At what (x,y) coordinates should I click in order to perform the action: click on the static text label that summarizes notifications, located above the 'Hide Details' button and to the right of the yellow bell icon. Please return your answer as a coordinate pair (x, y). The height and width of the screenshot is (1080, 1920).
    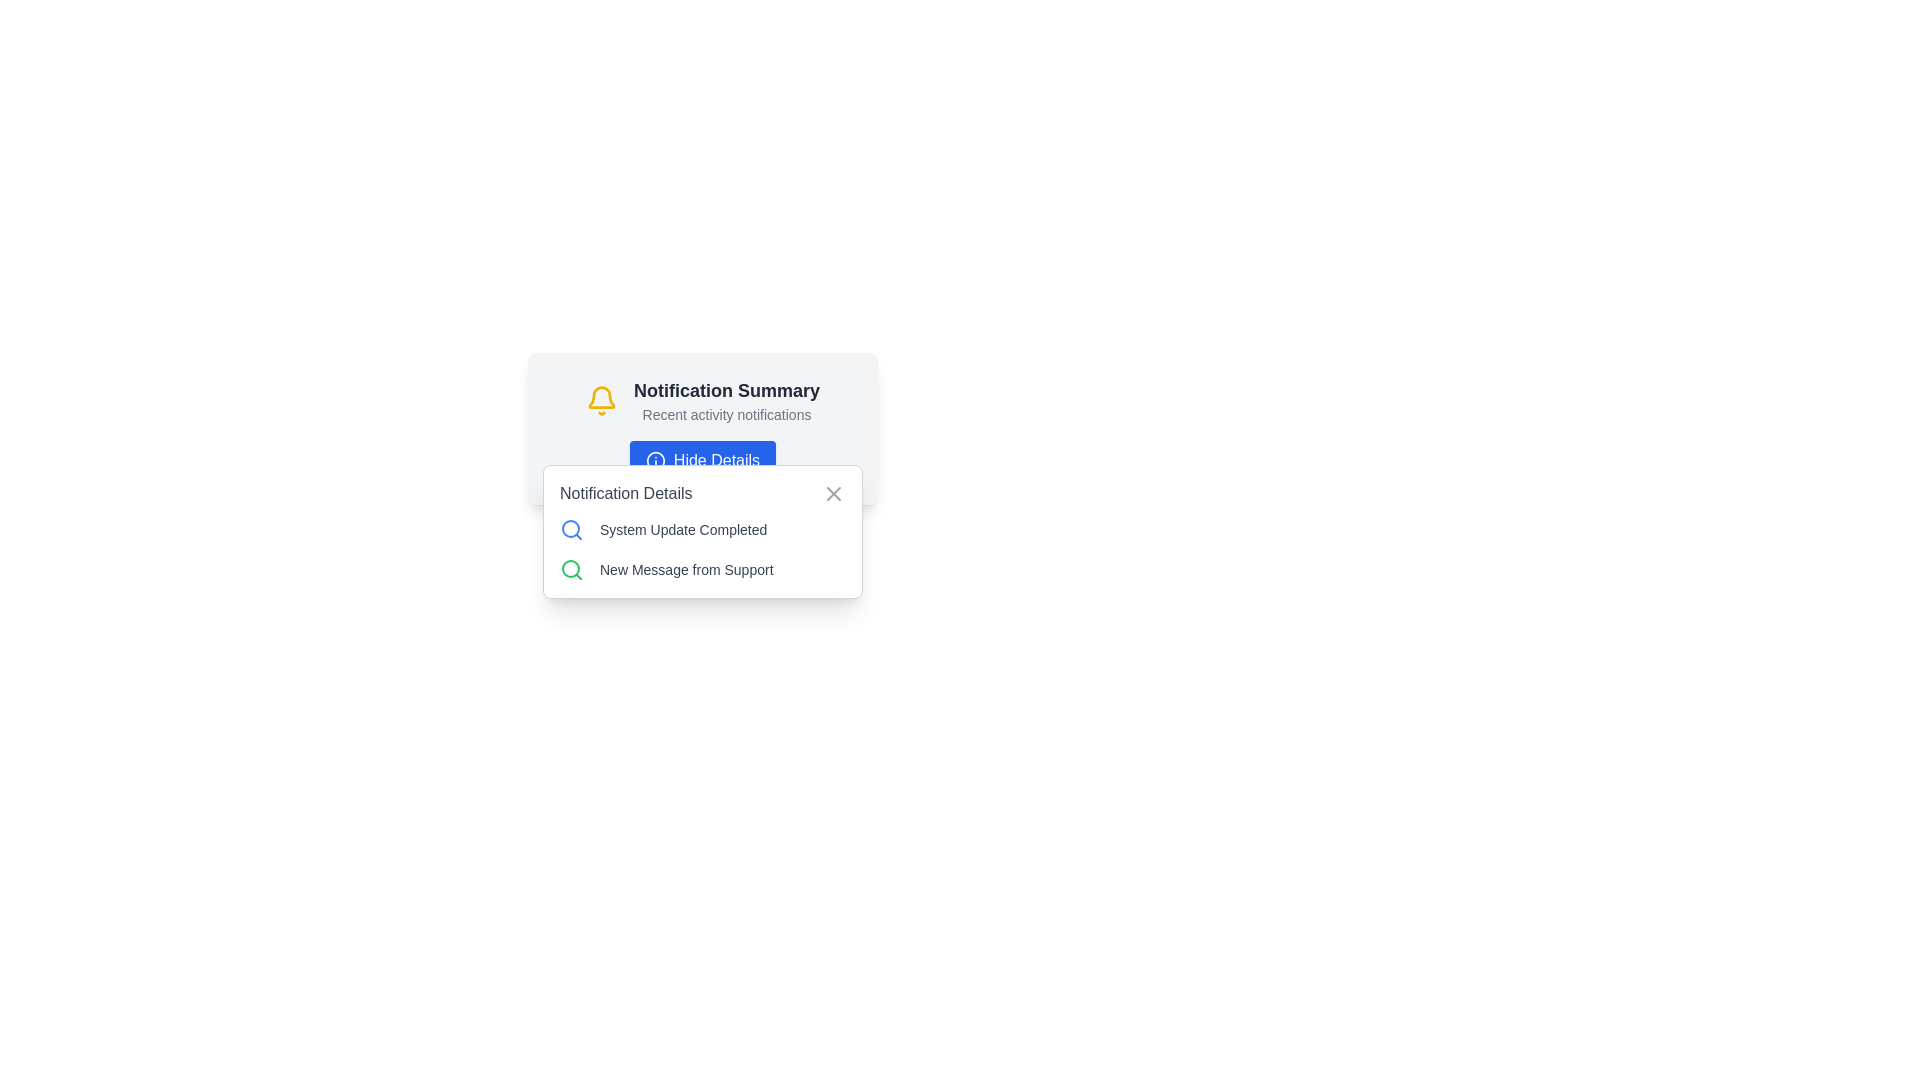
    Looking at the image, I should click on (725, 401).